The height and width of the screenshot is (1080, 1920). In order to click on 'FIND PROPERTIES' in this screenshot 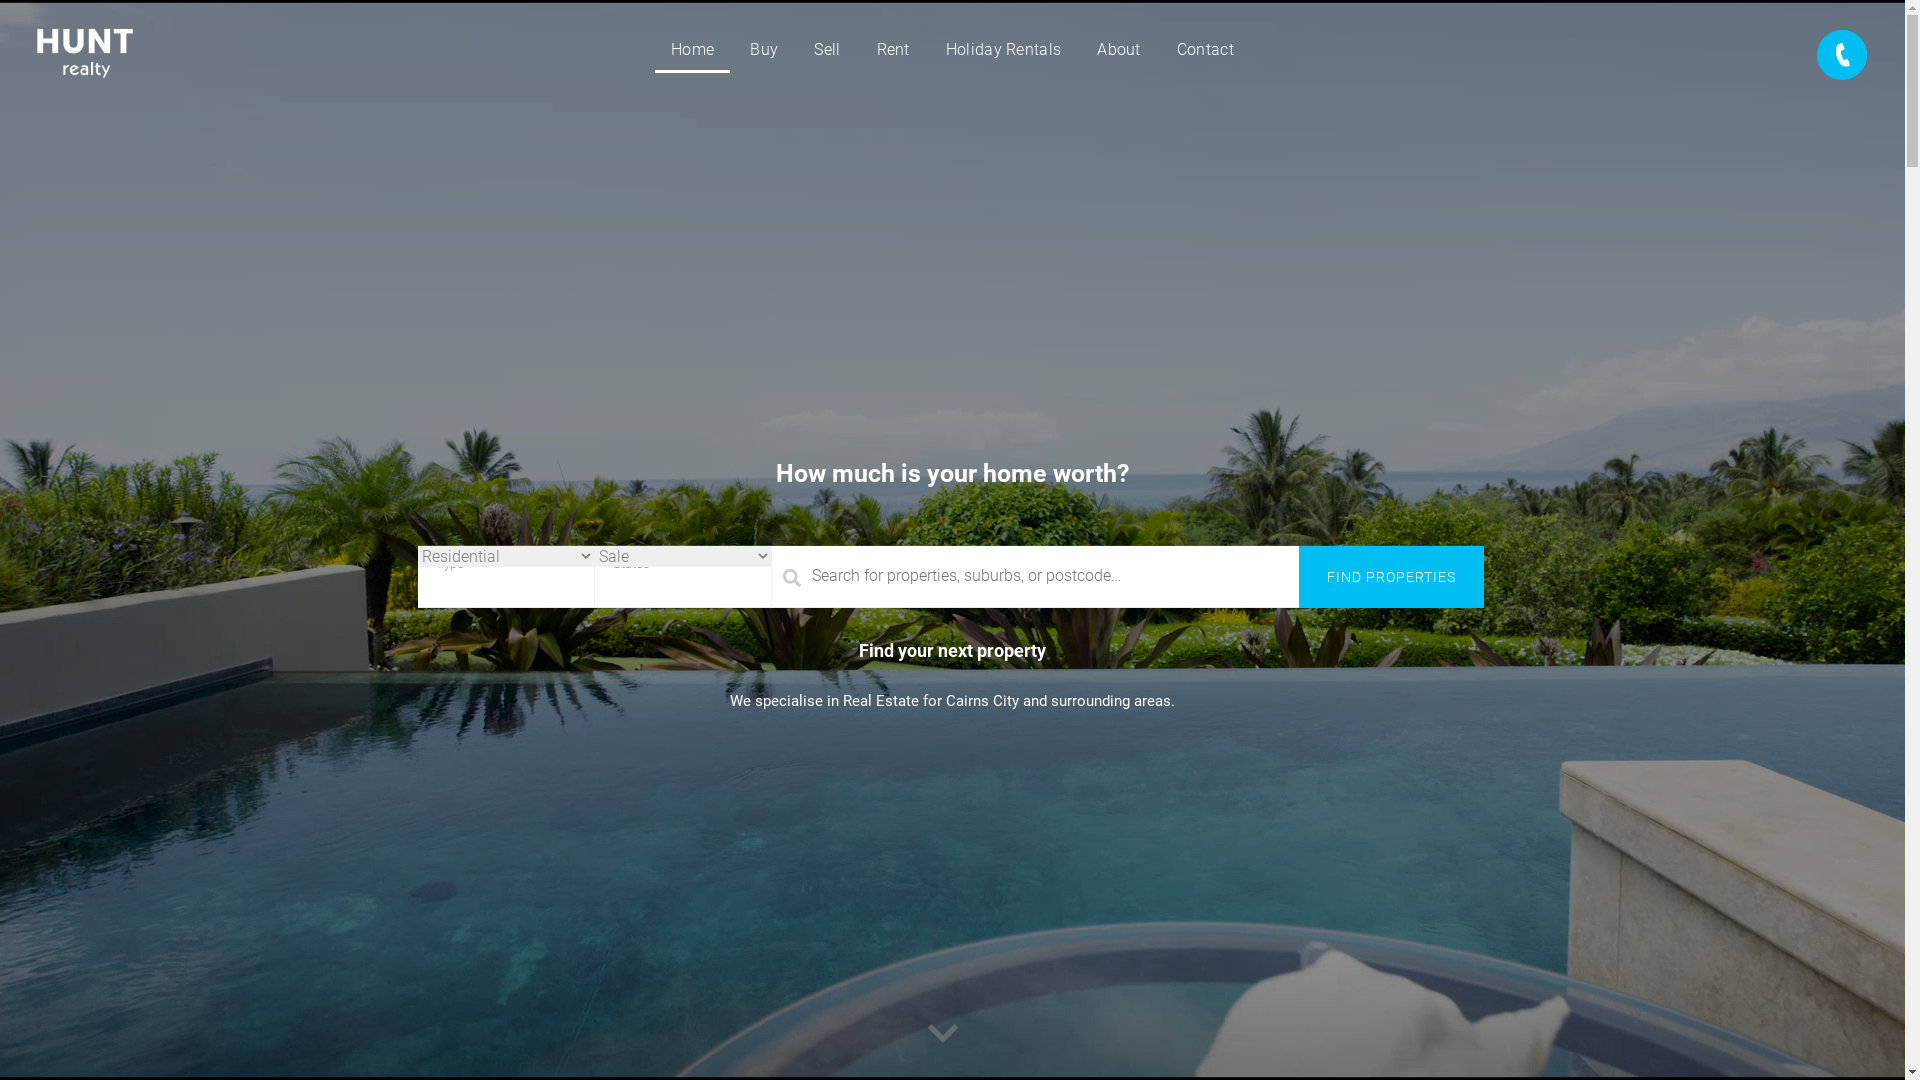, I will do `click(1390, 577)`.